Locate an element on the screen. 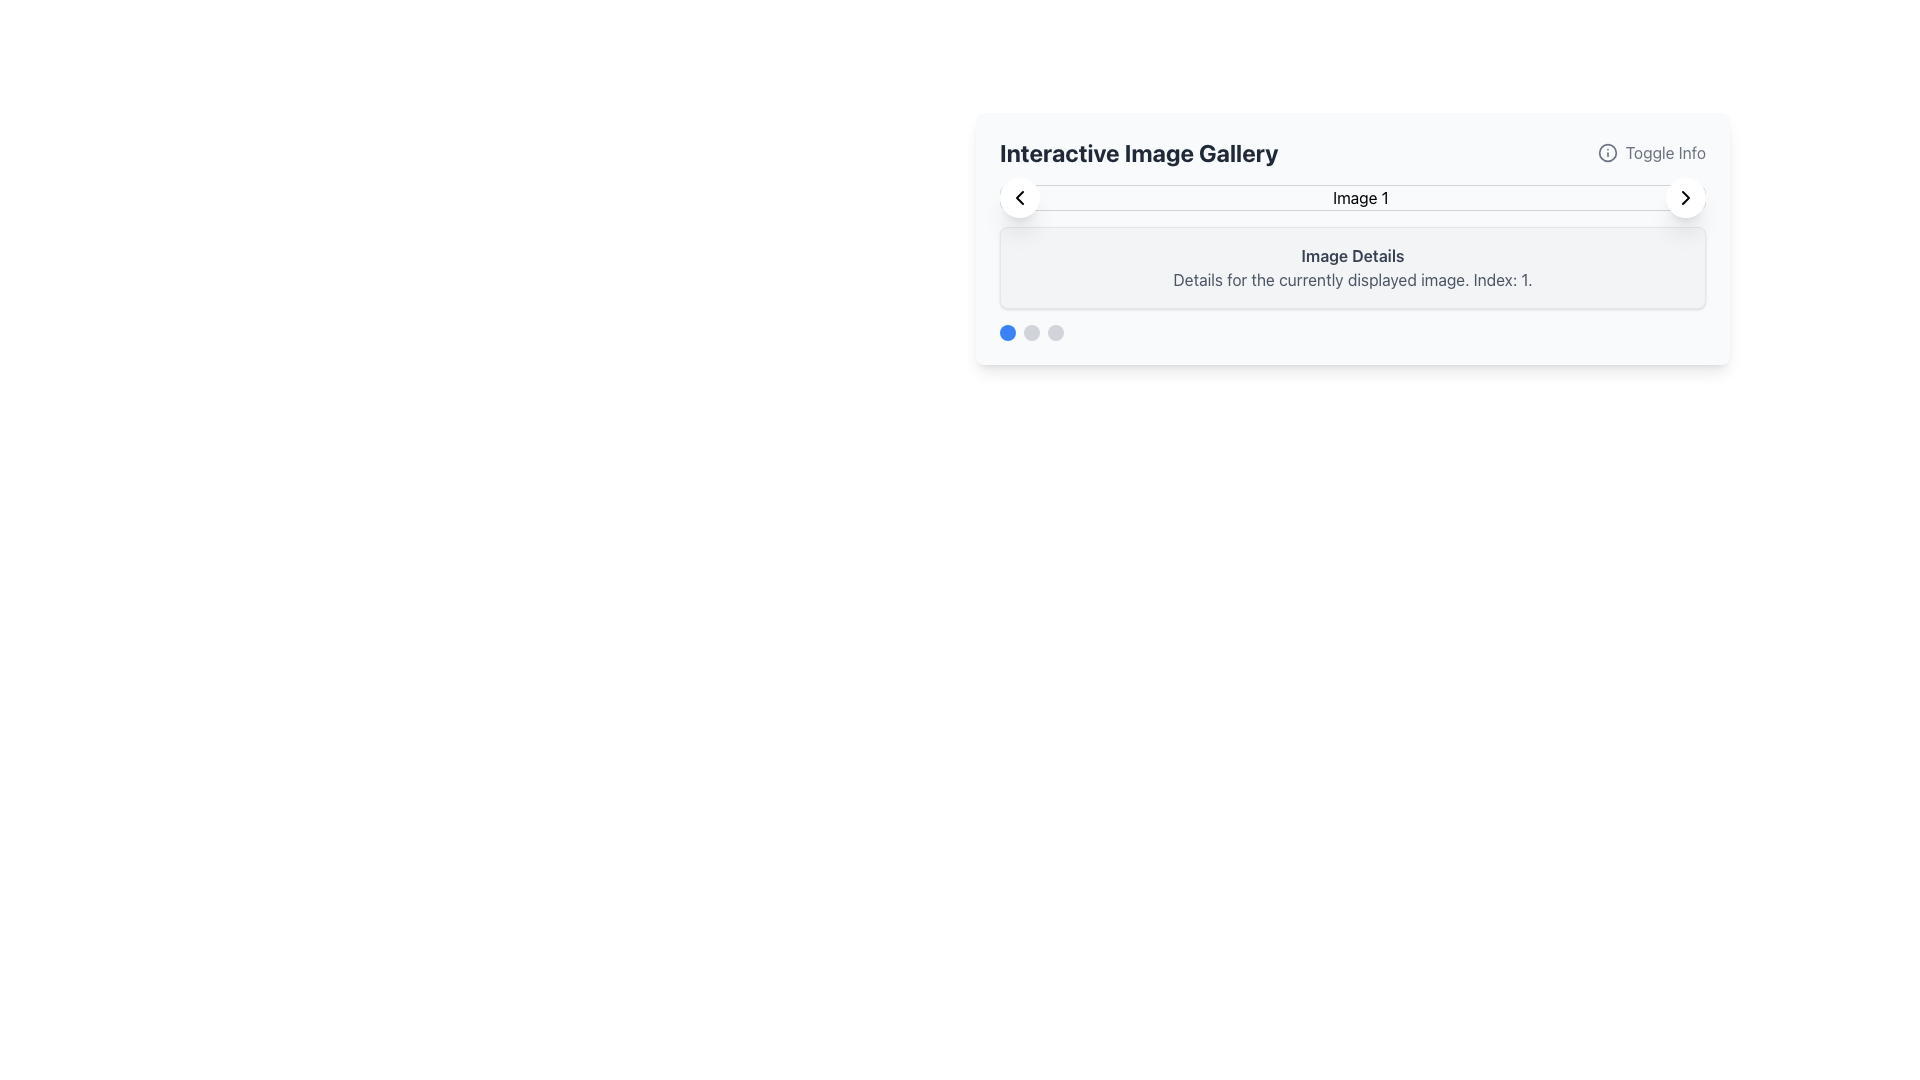  the third circular navigation button located at the bottom-left corner of the interactive image gallery is located at coordinates (1055, 331).